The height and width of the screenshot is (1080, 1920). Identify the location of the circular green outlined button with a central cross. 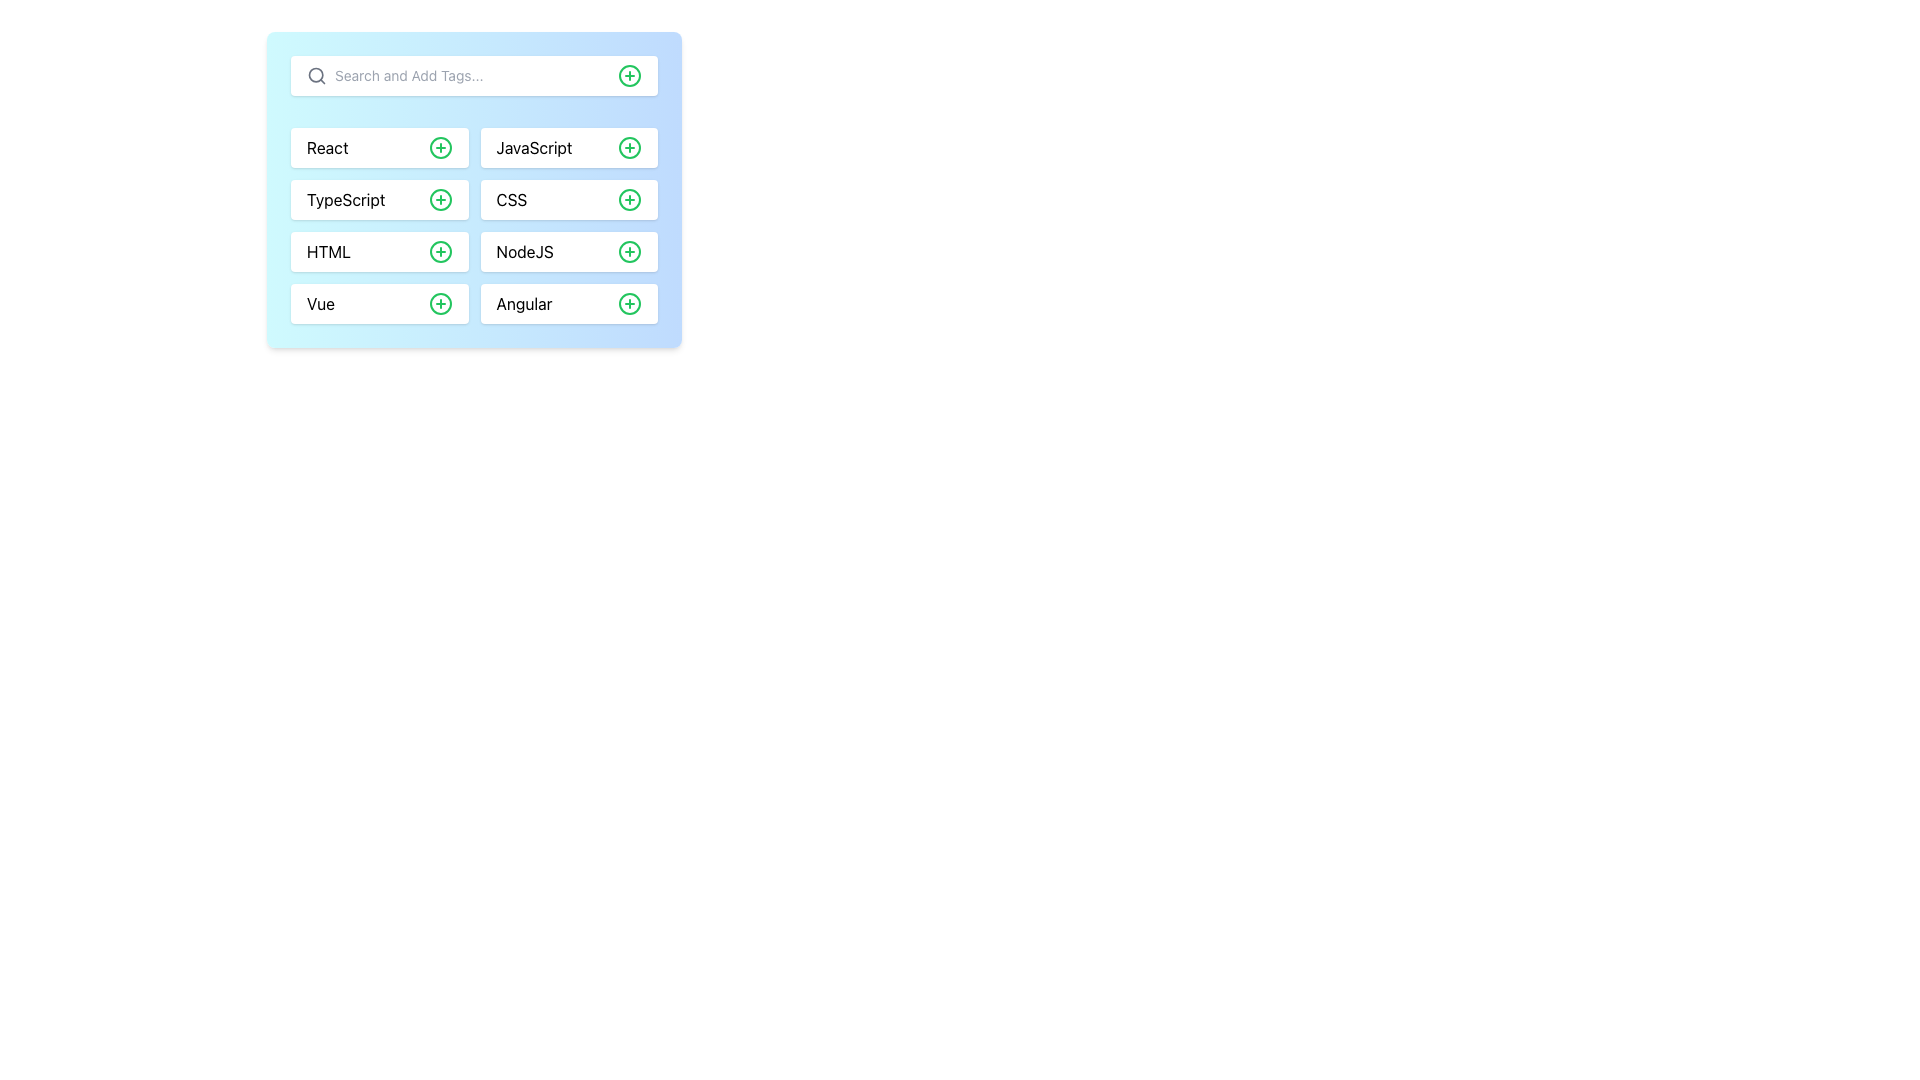
(439, 250).